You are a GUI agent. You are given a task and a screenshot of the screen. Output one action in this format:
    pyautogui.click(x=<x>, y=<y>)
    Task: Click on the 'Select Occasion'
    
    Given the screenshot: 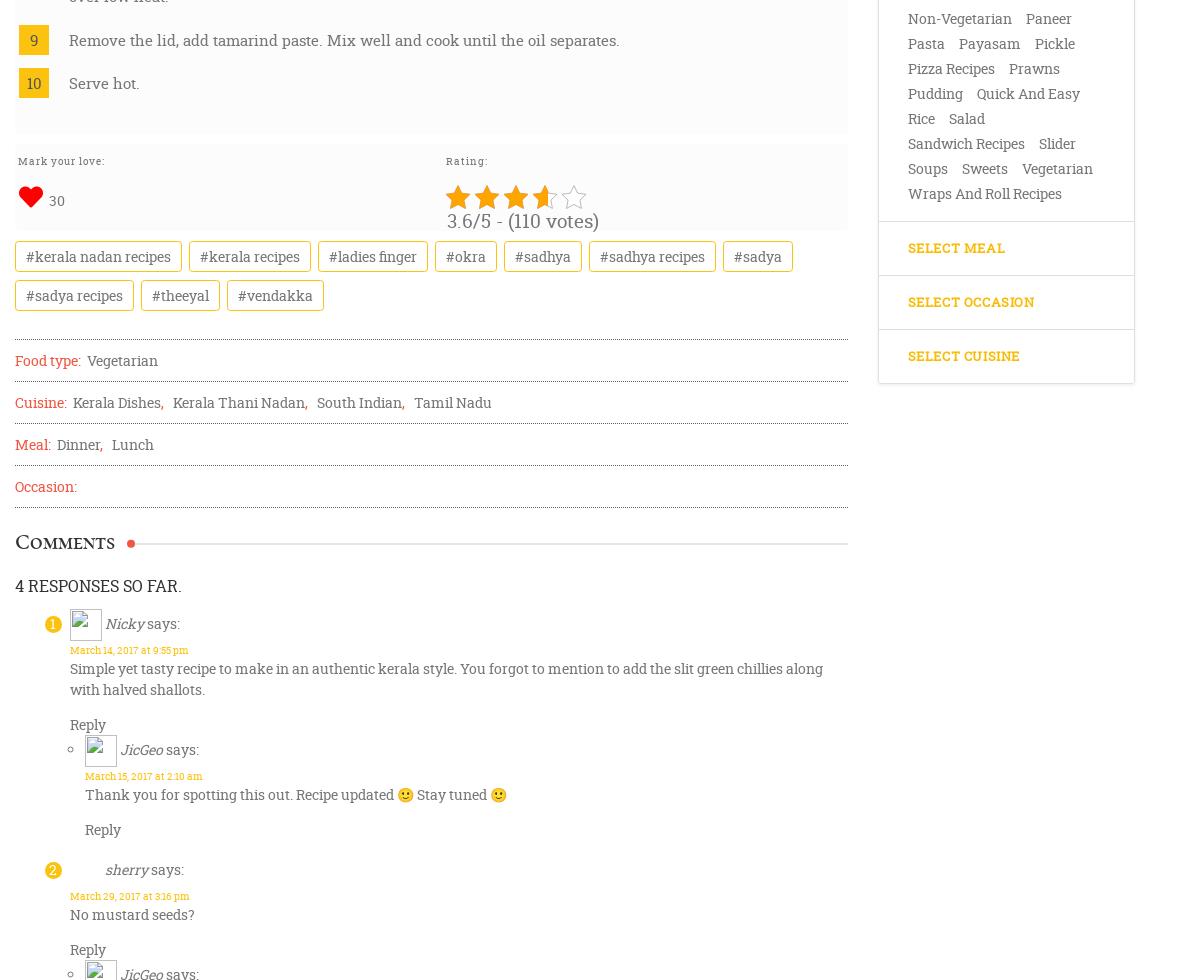 What is the action you would take?
    pyautogui.click(x=906, y=302)
    